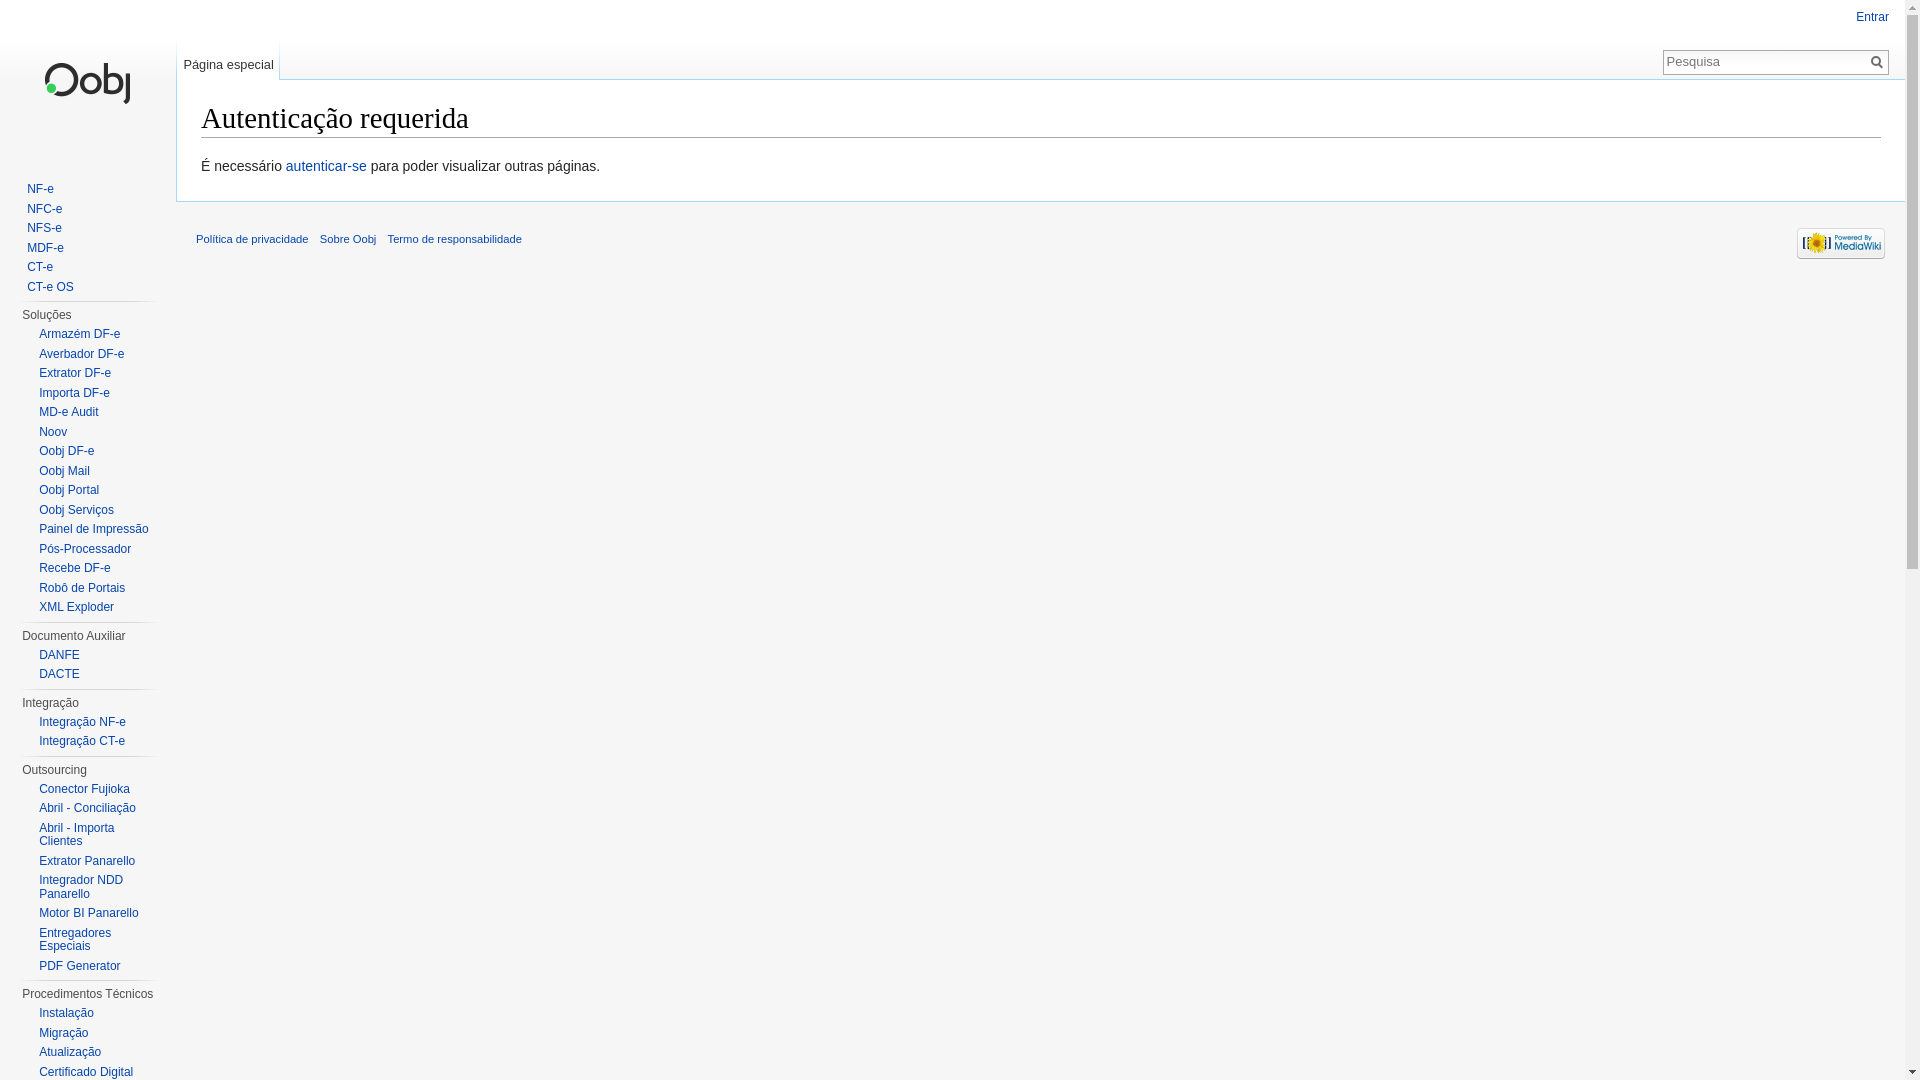  What do you see at coordinates (85, 1070) in the screenshot?
I see `'Certificado Digital'` at bounding box center [85, 1070].